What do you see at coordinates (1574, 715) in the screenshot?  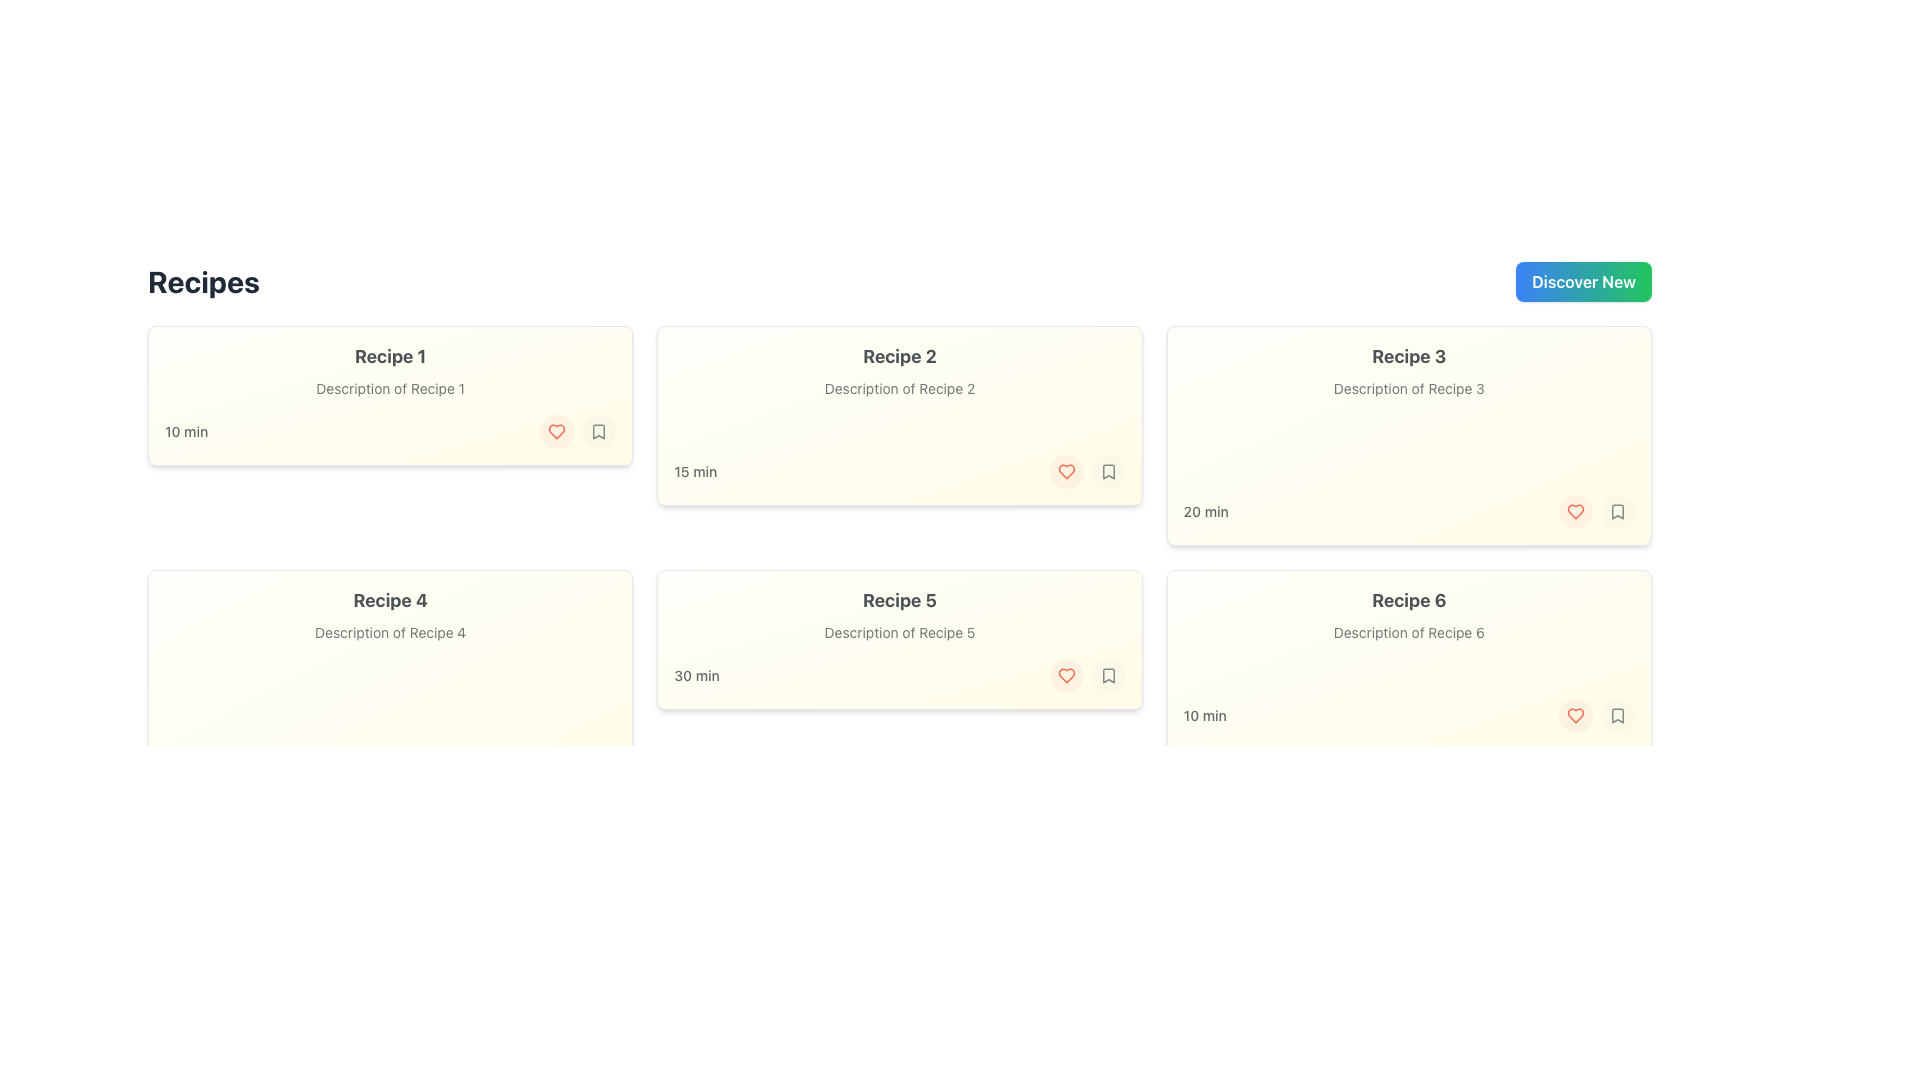 I see `the 'Like' button located at the bottom-right corner of 'Recipe 6', which is the first button in the row of action icons` at bounding box center [1574, 715].